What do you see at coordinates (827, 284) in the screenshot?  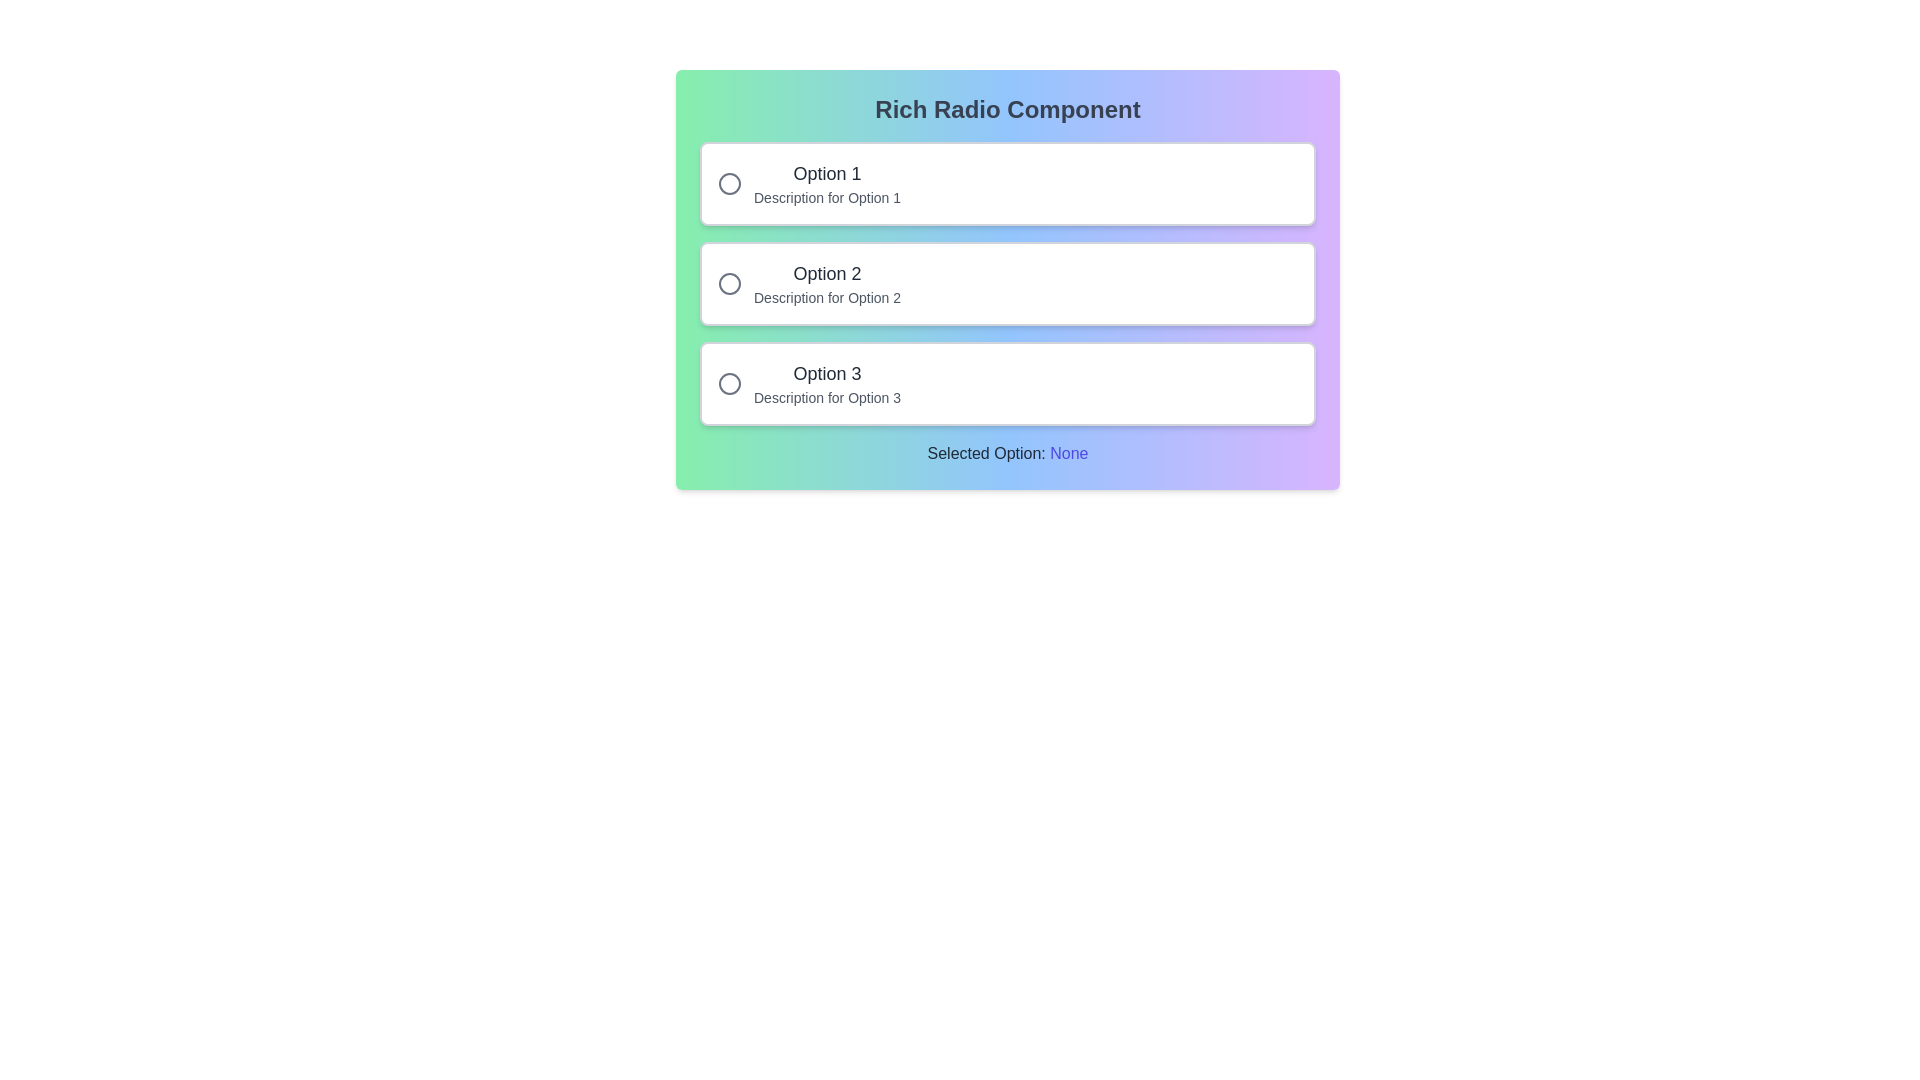 I see `the text label displaying 'Option 2'` at bounding box center [827, 284].